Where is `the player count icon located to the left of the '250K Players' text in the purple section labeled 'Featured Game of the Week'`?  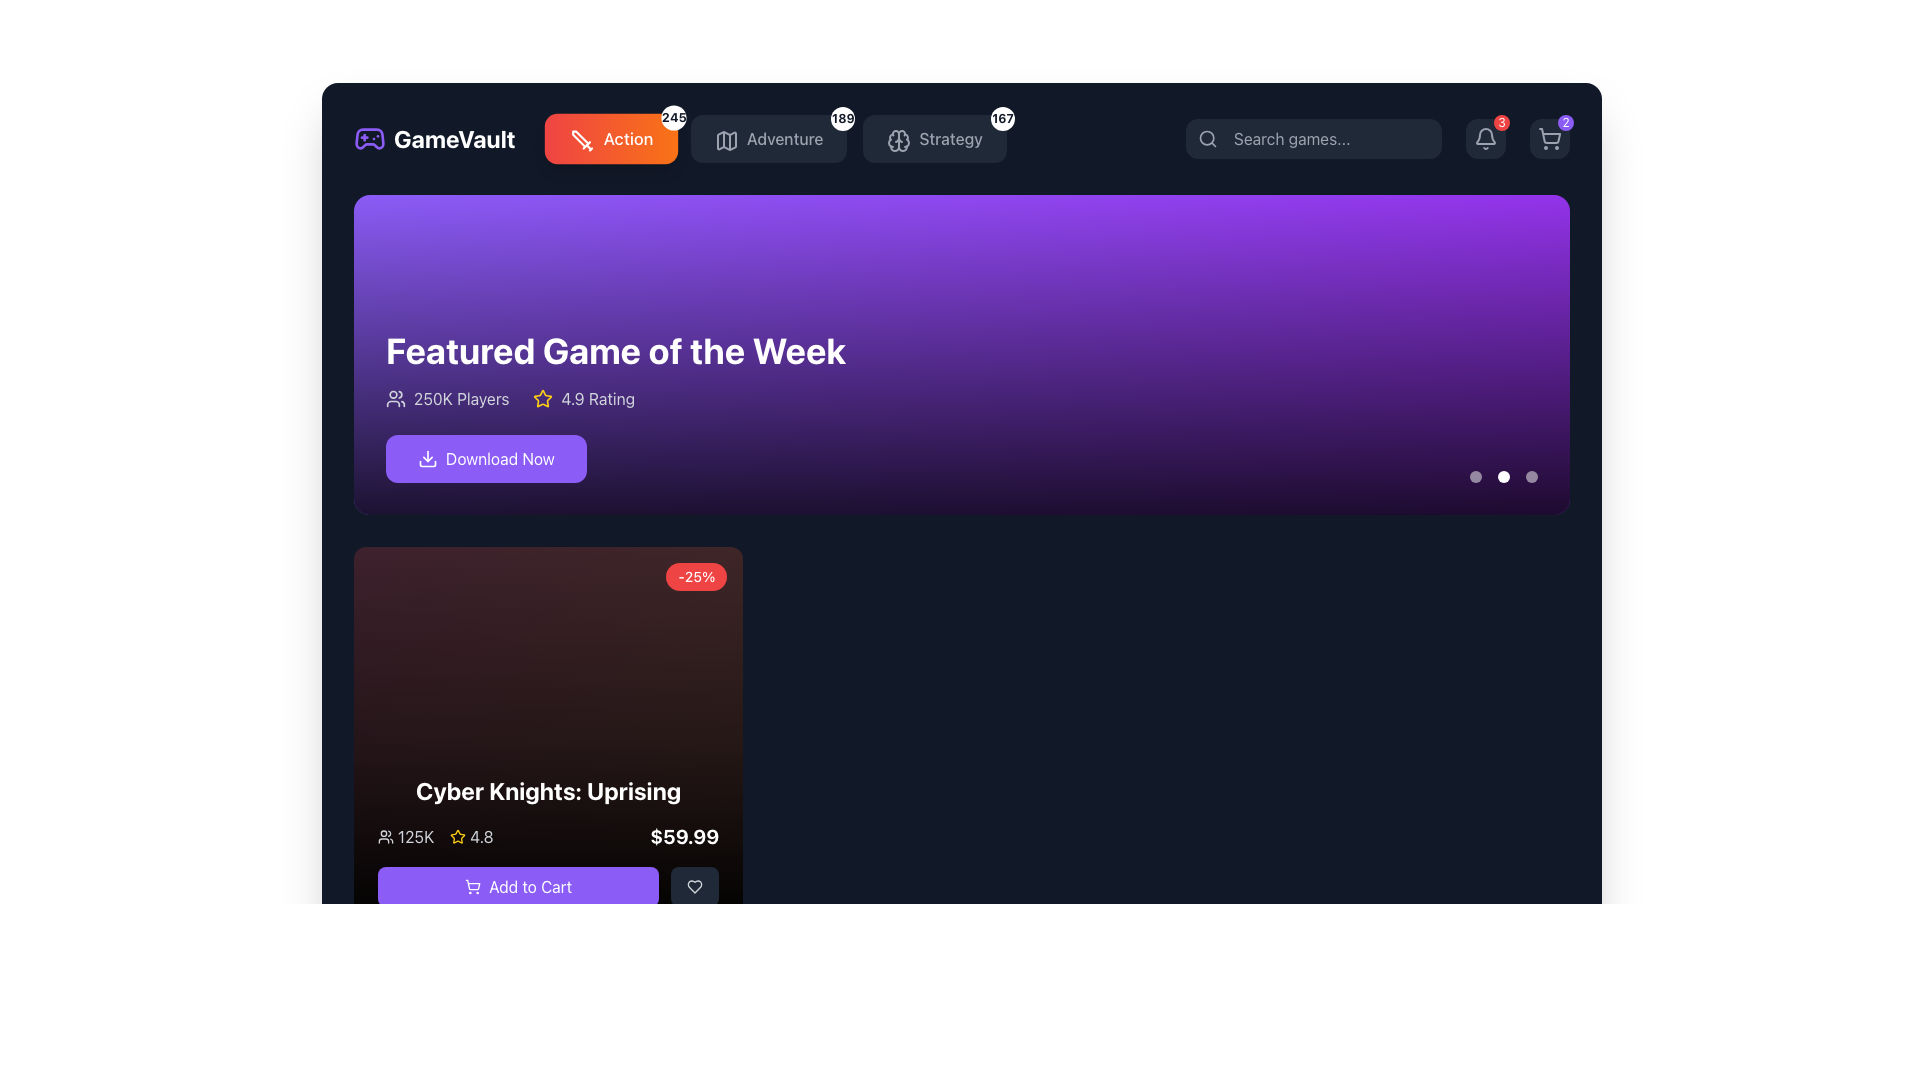 the player count icon located to the left of the '250K Players' text in the purple section labeled 'Featured Game of the Week' is located at coordinates (395, 398).